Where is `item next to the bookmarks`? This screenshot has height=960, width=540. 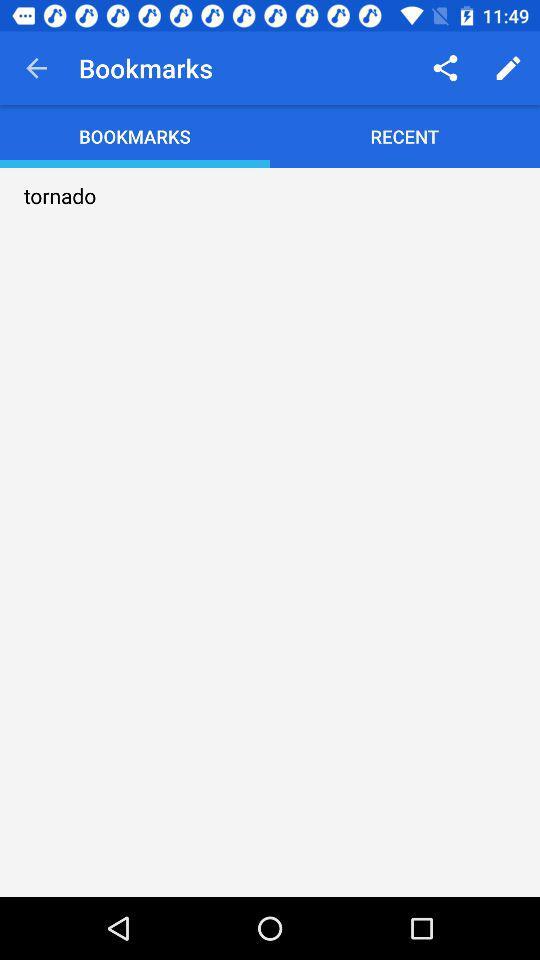
item next to the bookmarks is located at coordinates (36, 68).